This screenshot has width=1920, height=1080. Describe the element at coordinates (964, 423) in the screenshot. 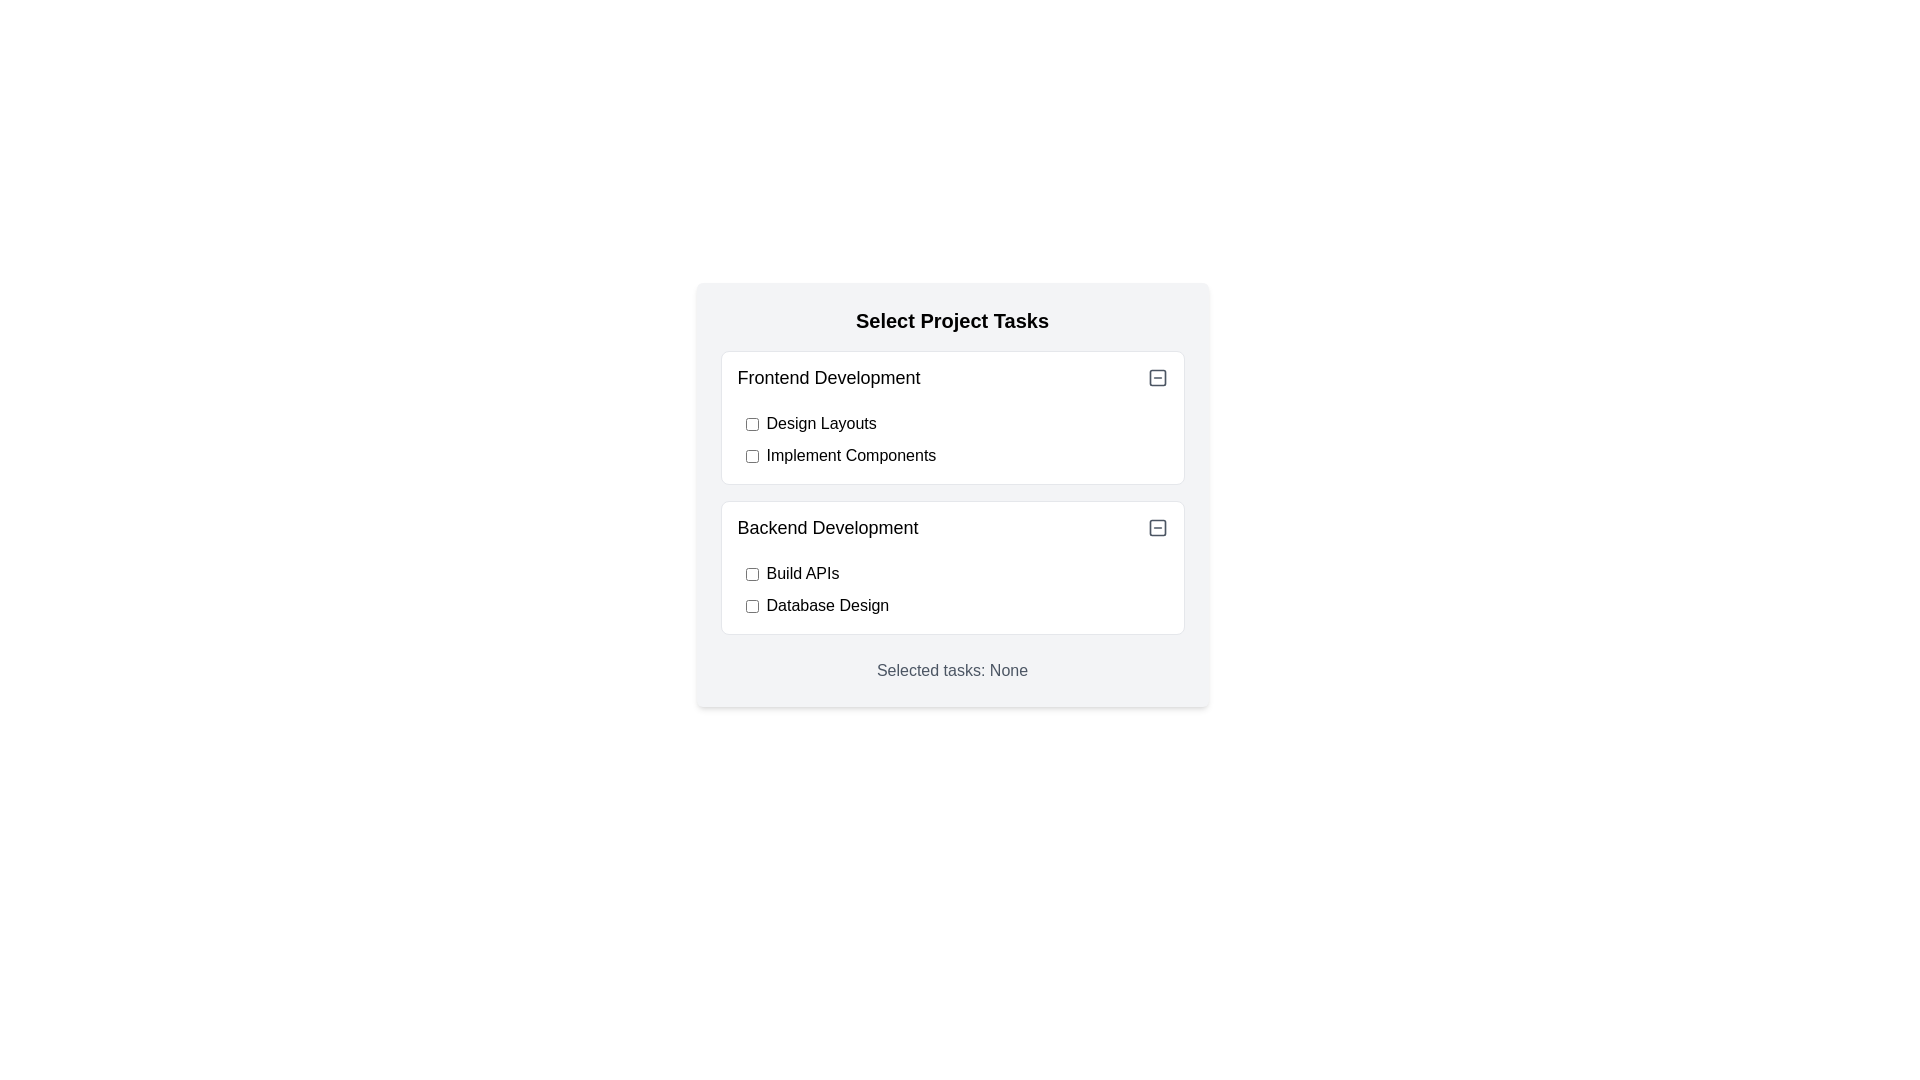

I see `the 'Design Layouts' checkbox in the 'Frontend Development' section` at that location.